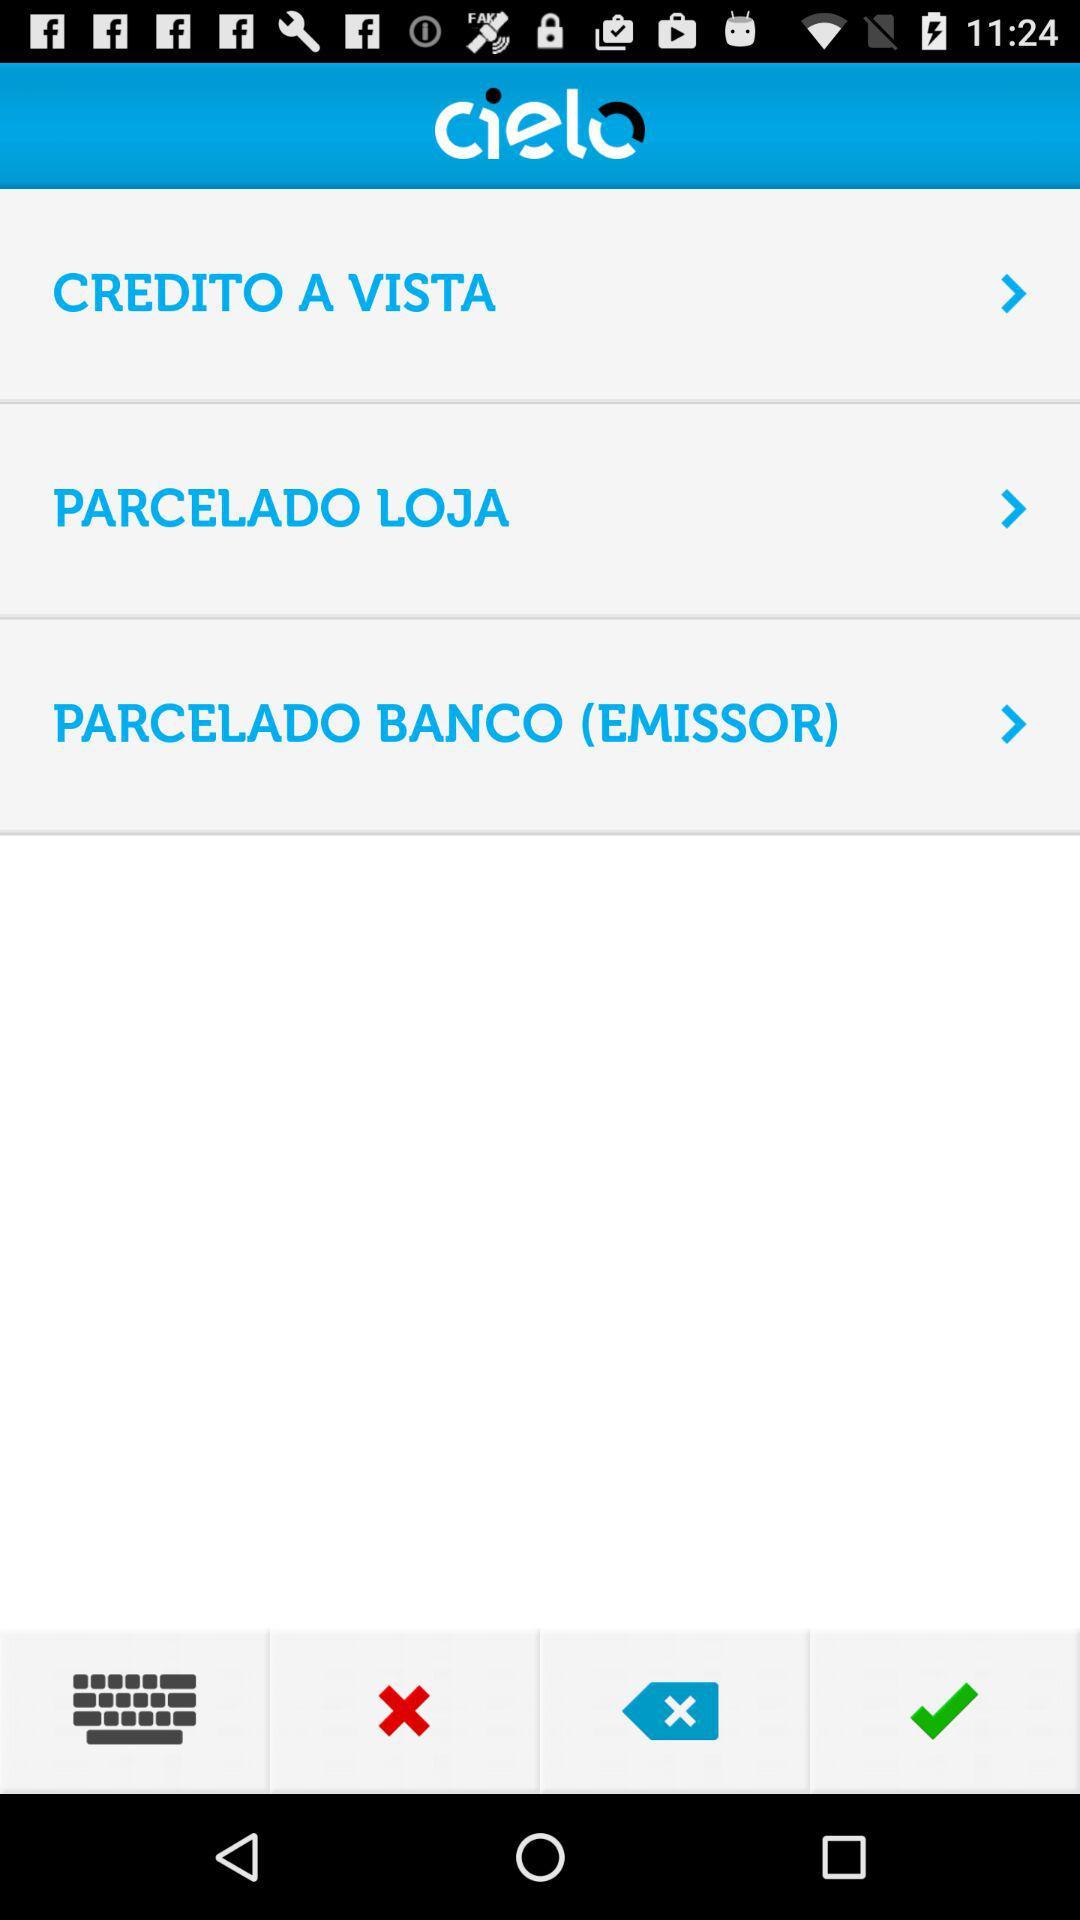 The image size is (1080, 1920). What do you see at coordinates (540, 830) in the screenshot?
I see `icon below the parcelado banco (emissor) app` at bounding box center [540, 830].